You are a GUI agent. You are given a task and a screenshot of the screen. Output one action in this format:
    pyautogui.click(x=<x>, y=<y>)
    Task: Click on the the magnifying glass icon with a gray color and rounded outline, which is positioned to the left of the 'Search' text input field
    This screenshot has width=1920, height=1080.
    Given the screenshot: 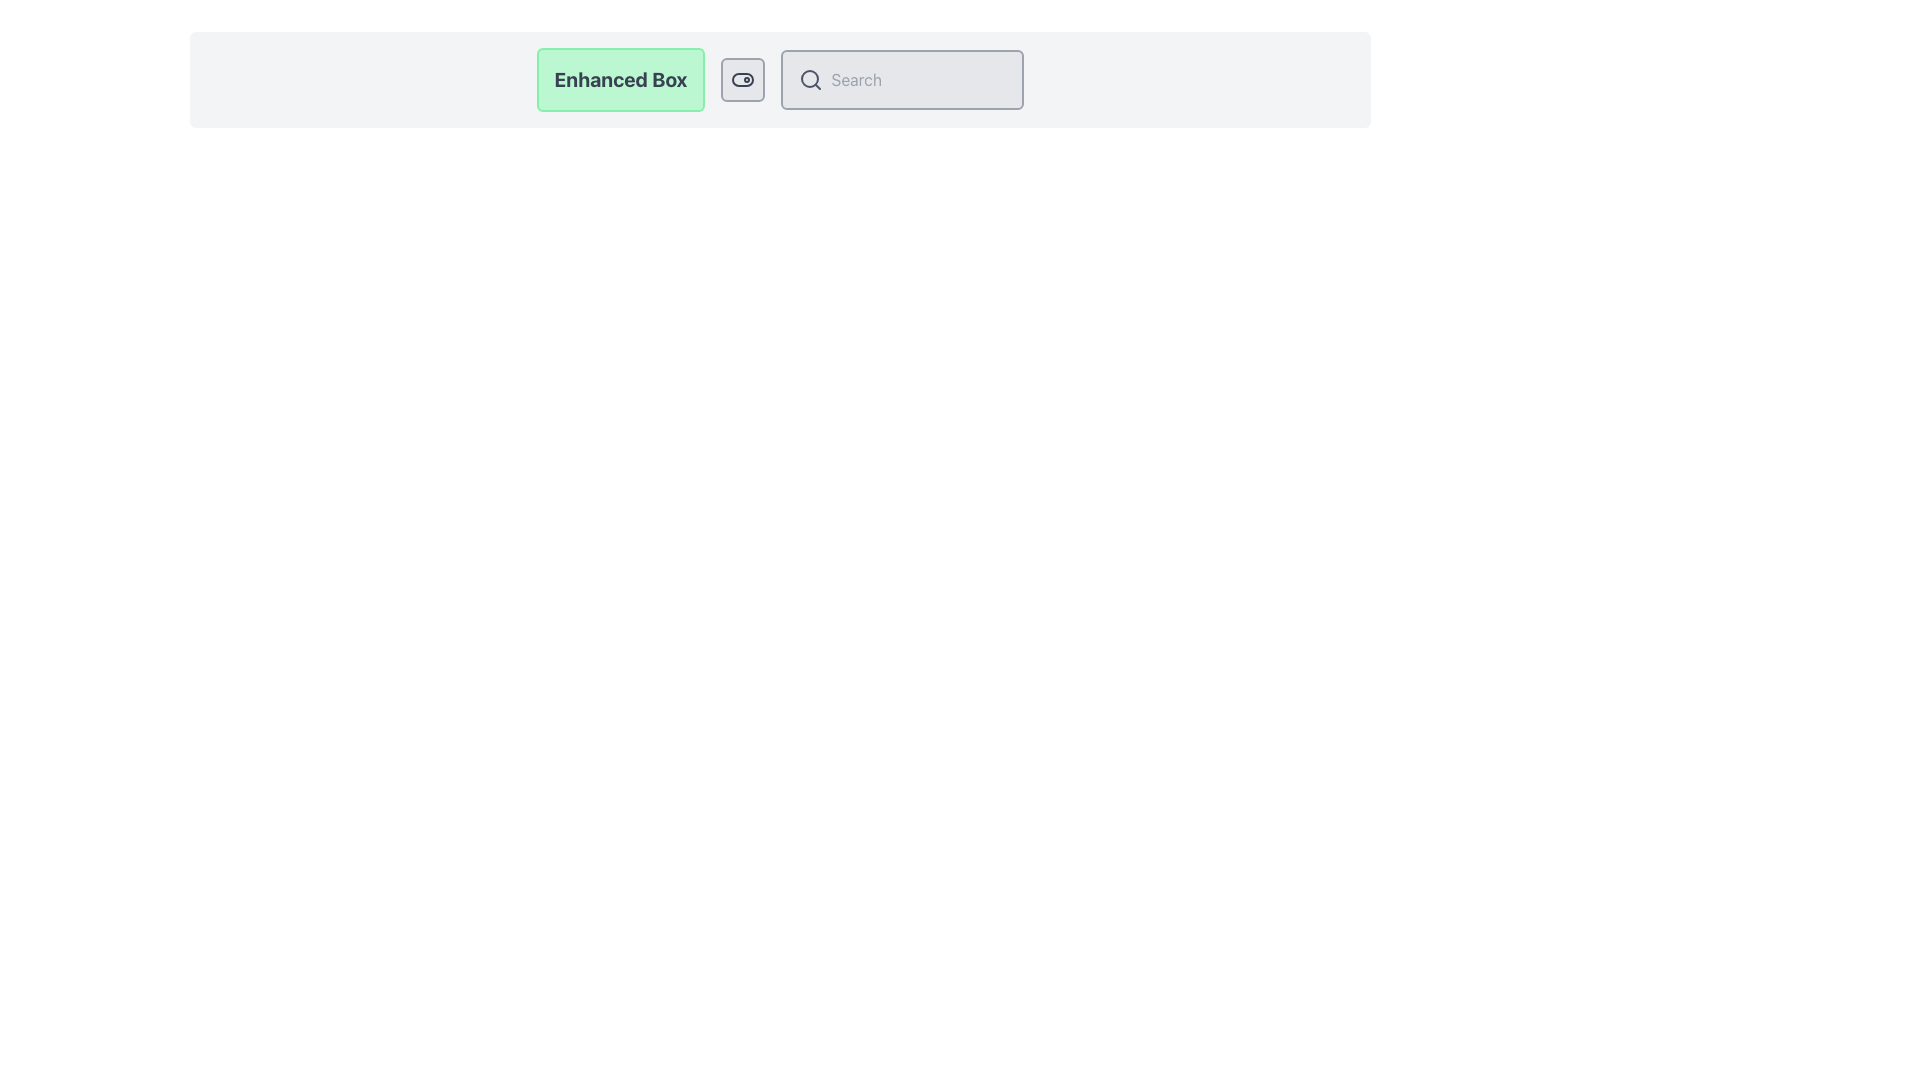 What is the action you would take?
    pyautogui.click(x=811, y=79)
    